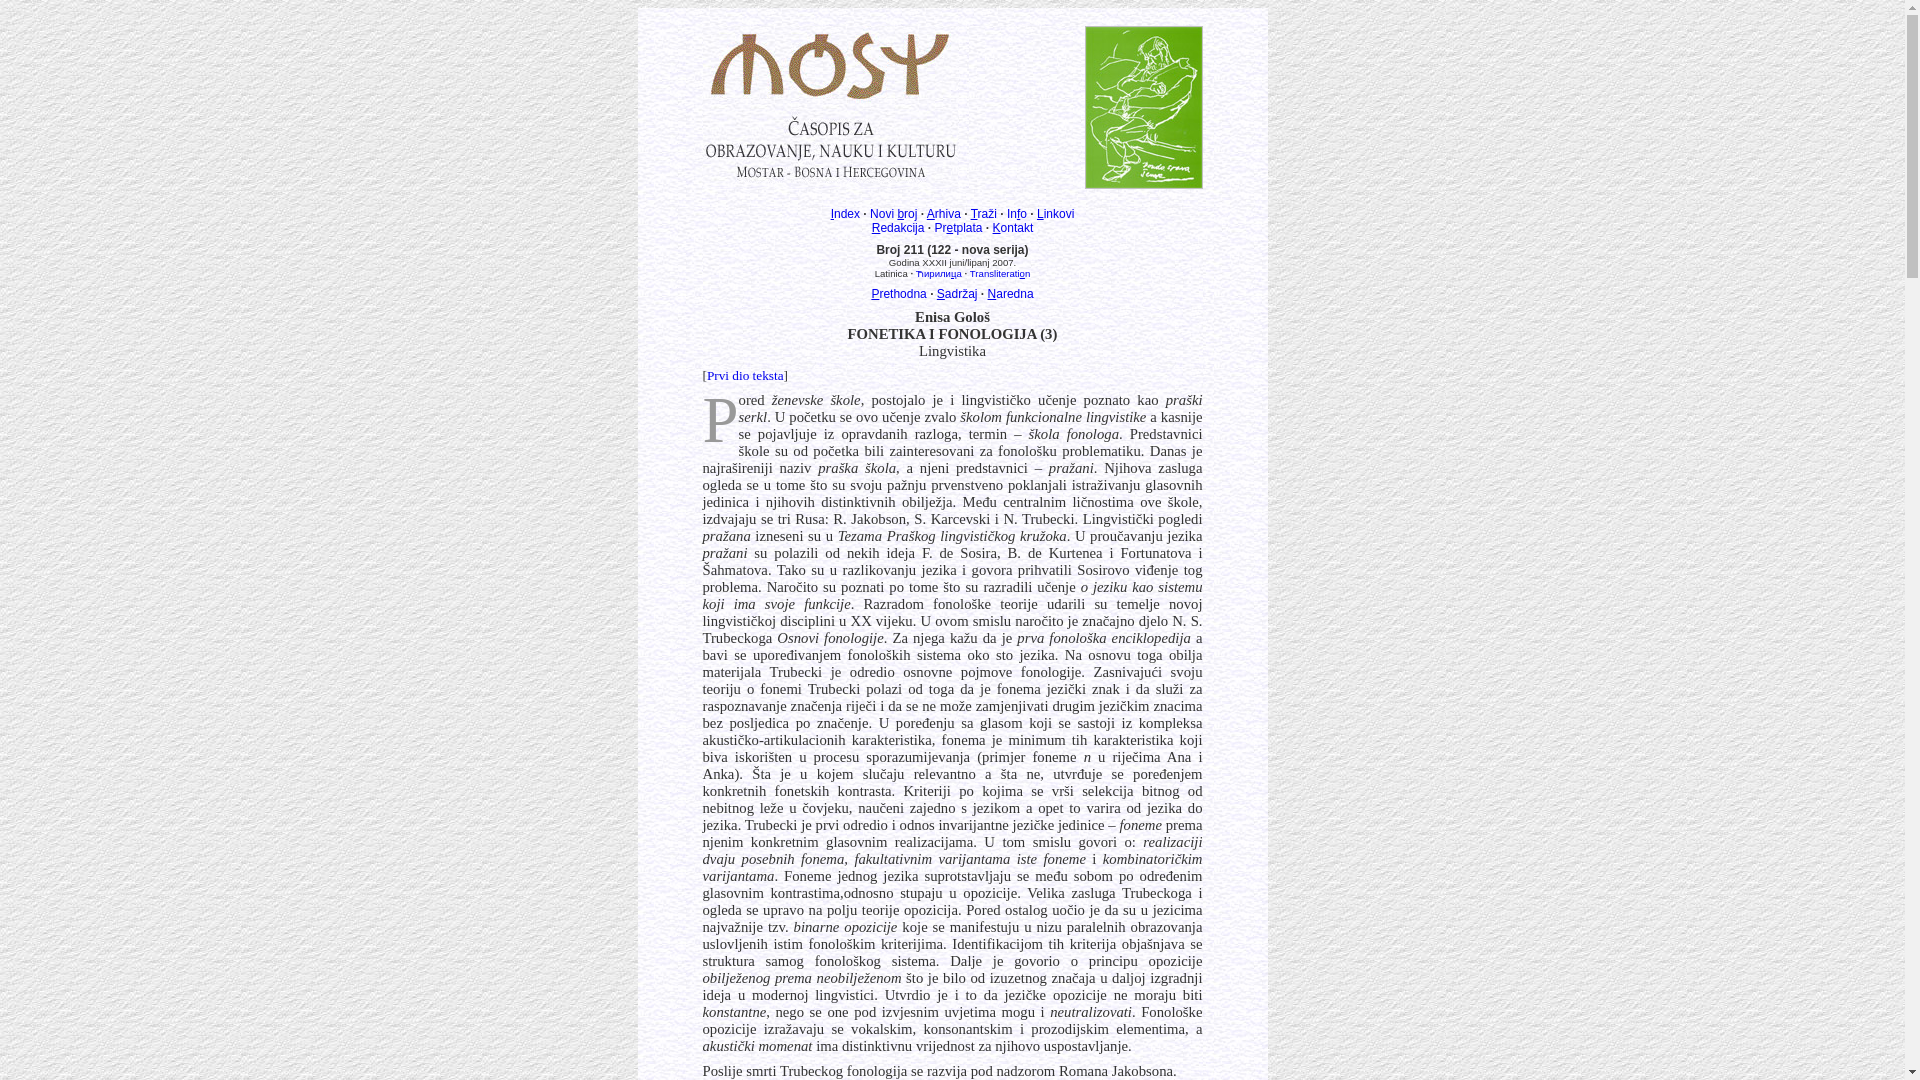 The image size is (1920, 1080). I want to click on 'Kontakt', so click(993, 226).